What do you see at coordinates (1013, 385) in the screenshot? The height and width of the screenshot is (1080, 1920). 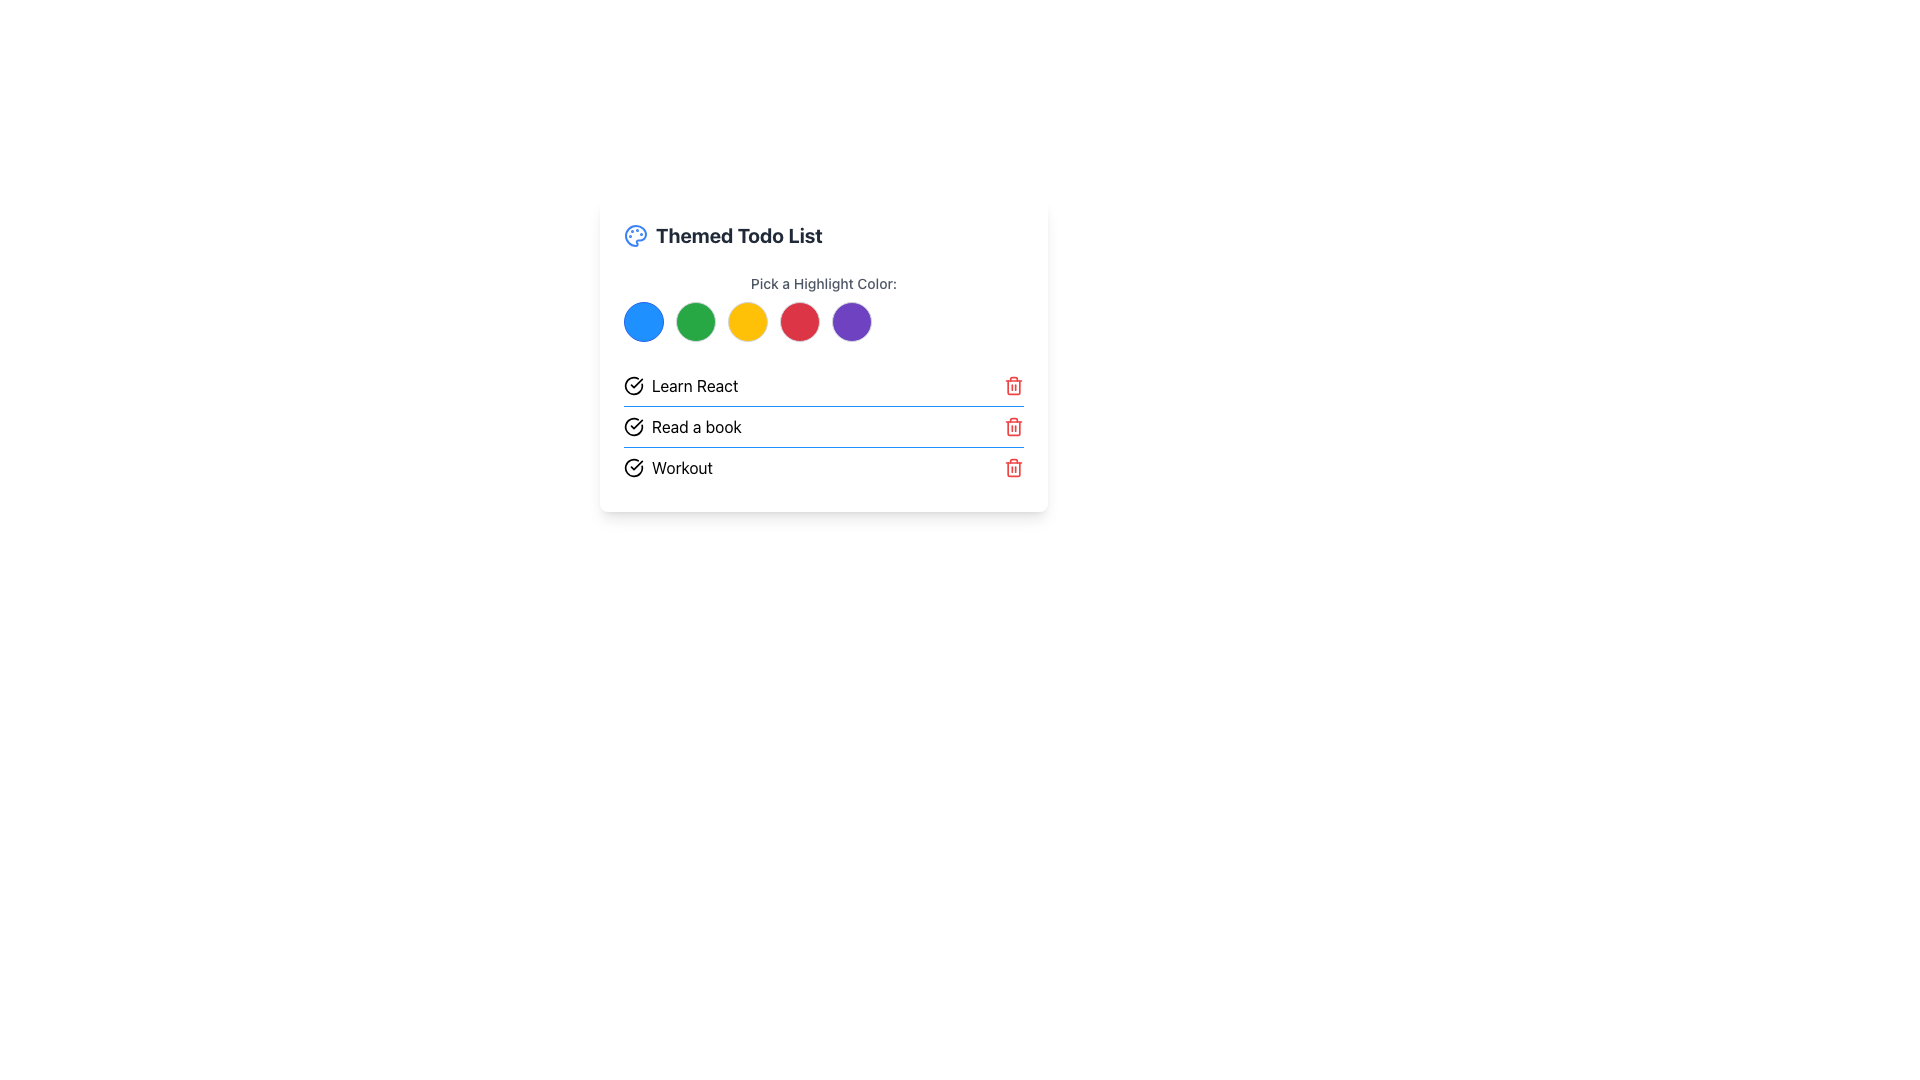 I see `the delete button located in the top right corner of the 'Learn React' task` at bounding box center [1013, 385].